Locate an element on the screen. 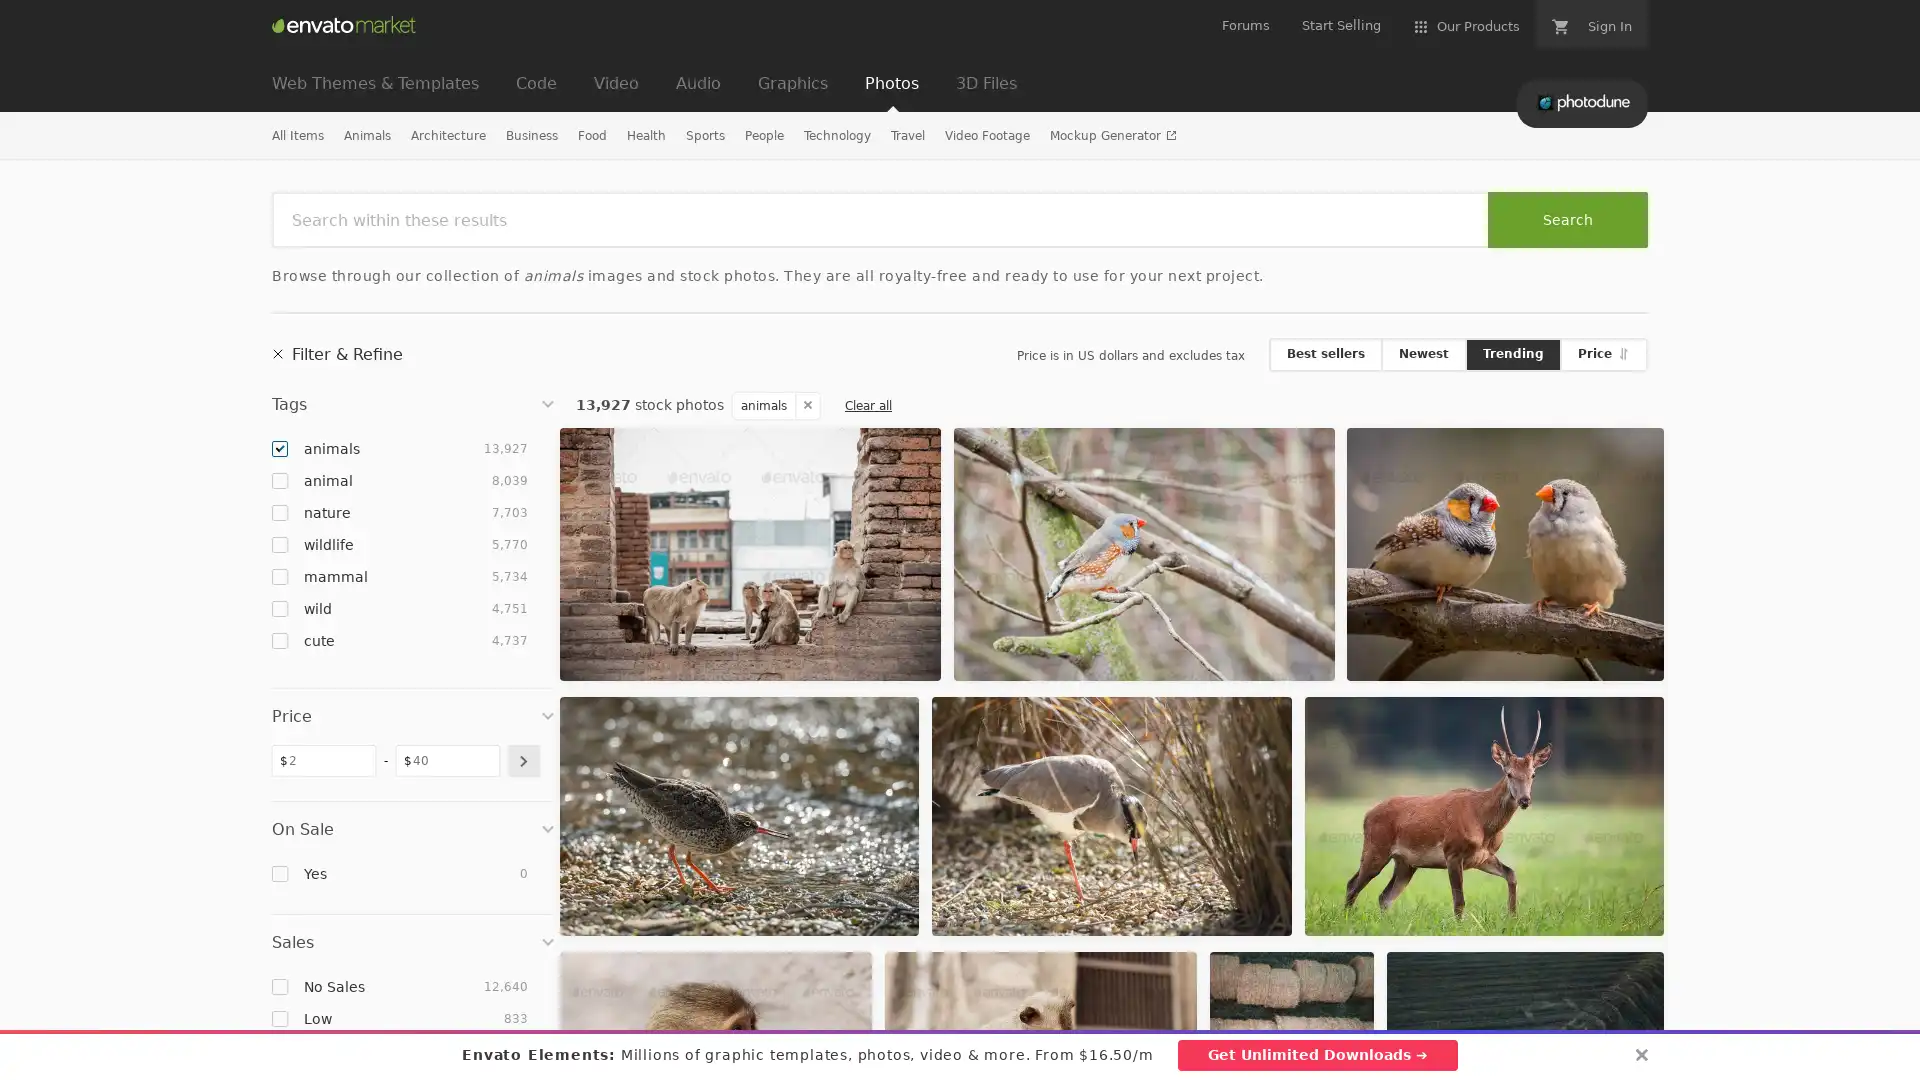 This screenshot has height=1080, width=1920. Add to Favorites is located at coordinates (845, 975).